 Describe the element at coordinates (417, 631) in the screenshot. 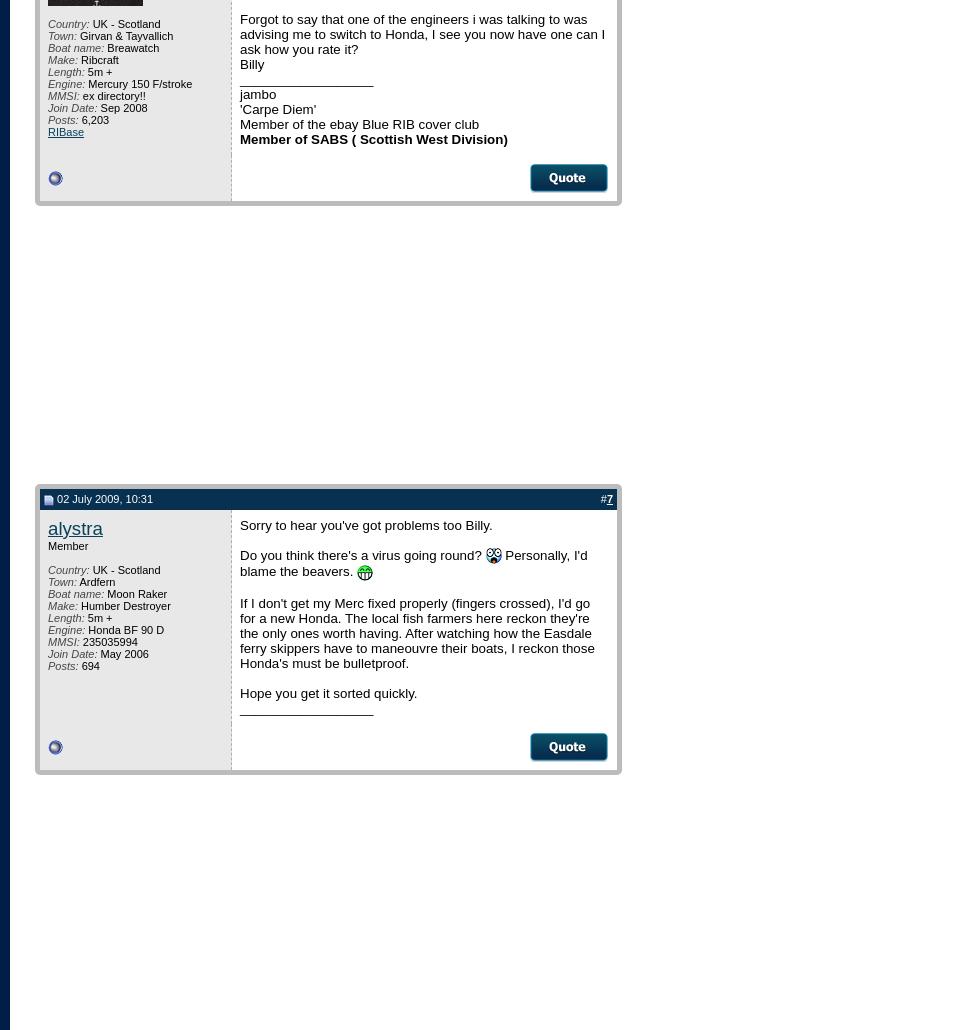

I see `'If I don't get my Merc fixed properly (fingers crossed), I'd go for a new Honda. The local fish farmers here reckon they're the only ones worth having. After watching how the Easdale ferry skippers have to maneouvre their boats, I reckon those Honda's must be bulletproof.'` at that location.